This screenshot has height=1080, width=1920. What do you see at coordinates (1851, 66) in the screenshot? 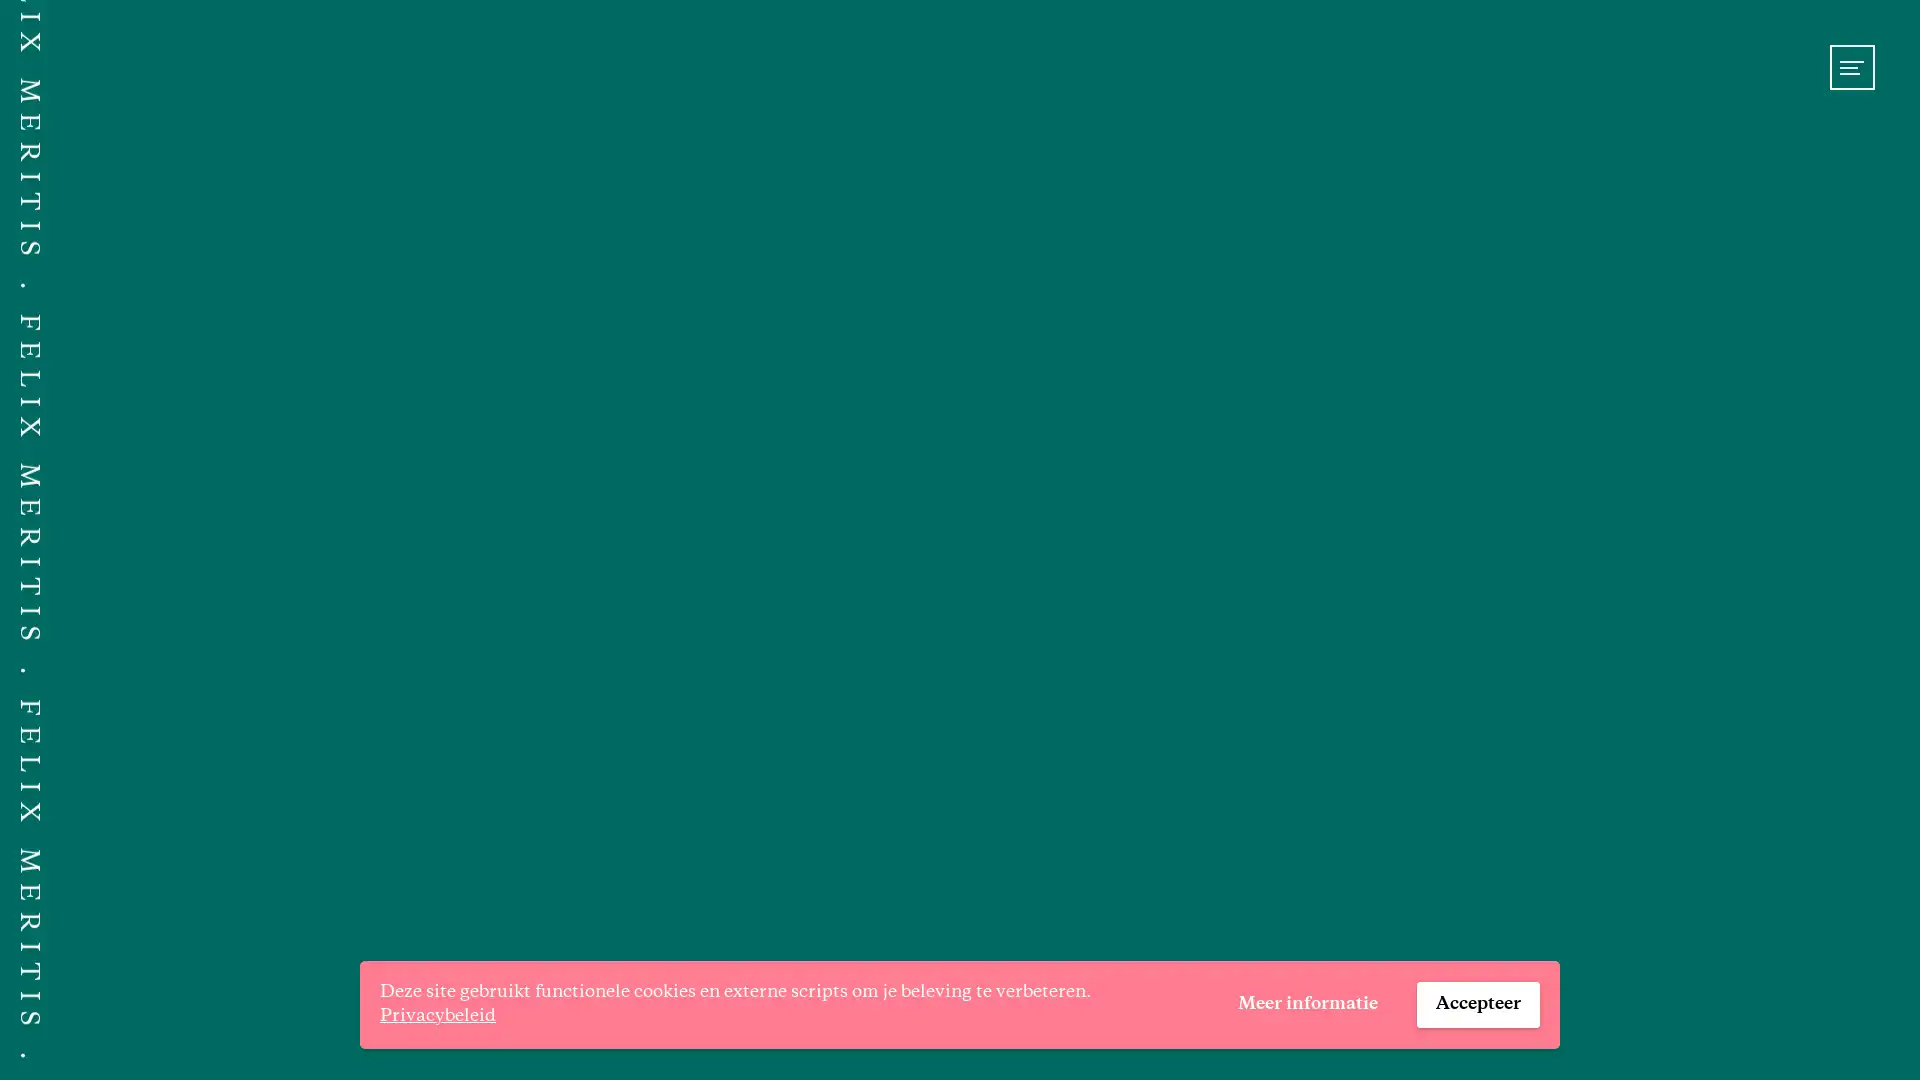
I see `Toon/verberg menu` at bounding box center [1851, 66].